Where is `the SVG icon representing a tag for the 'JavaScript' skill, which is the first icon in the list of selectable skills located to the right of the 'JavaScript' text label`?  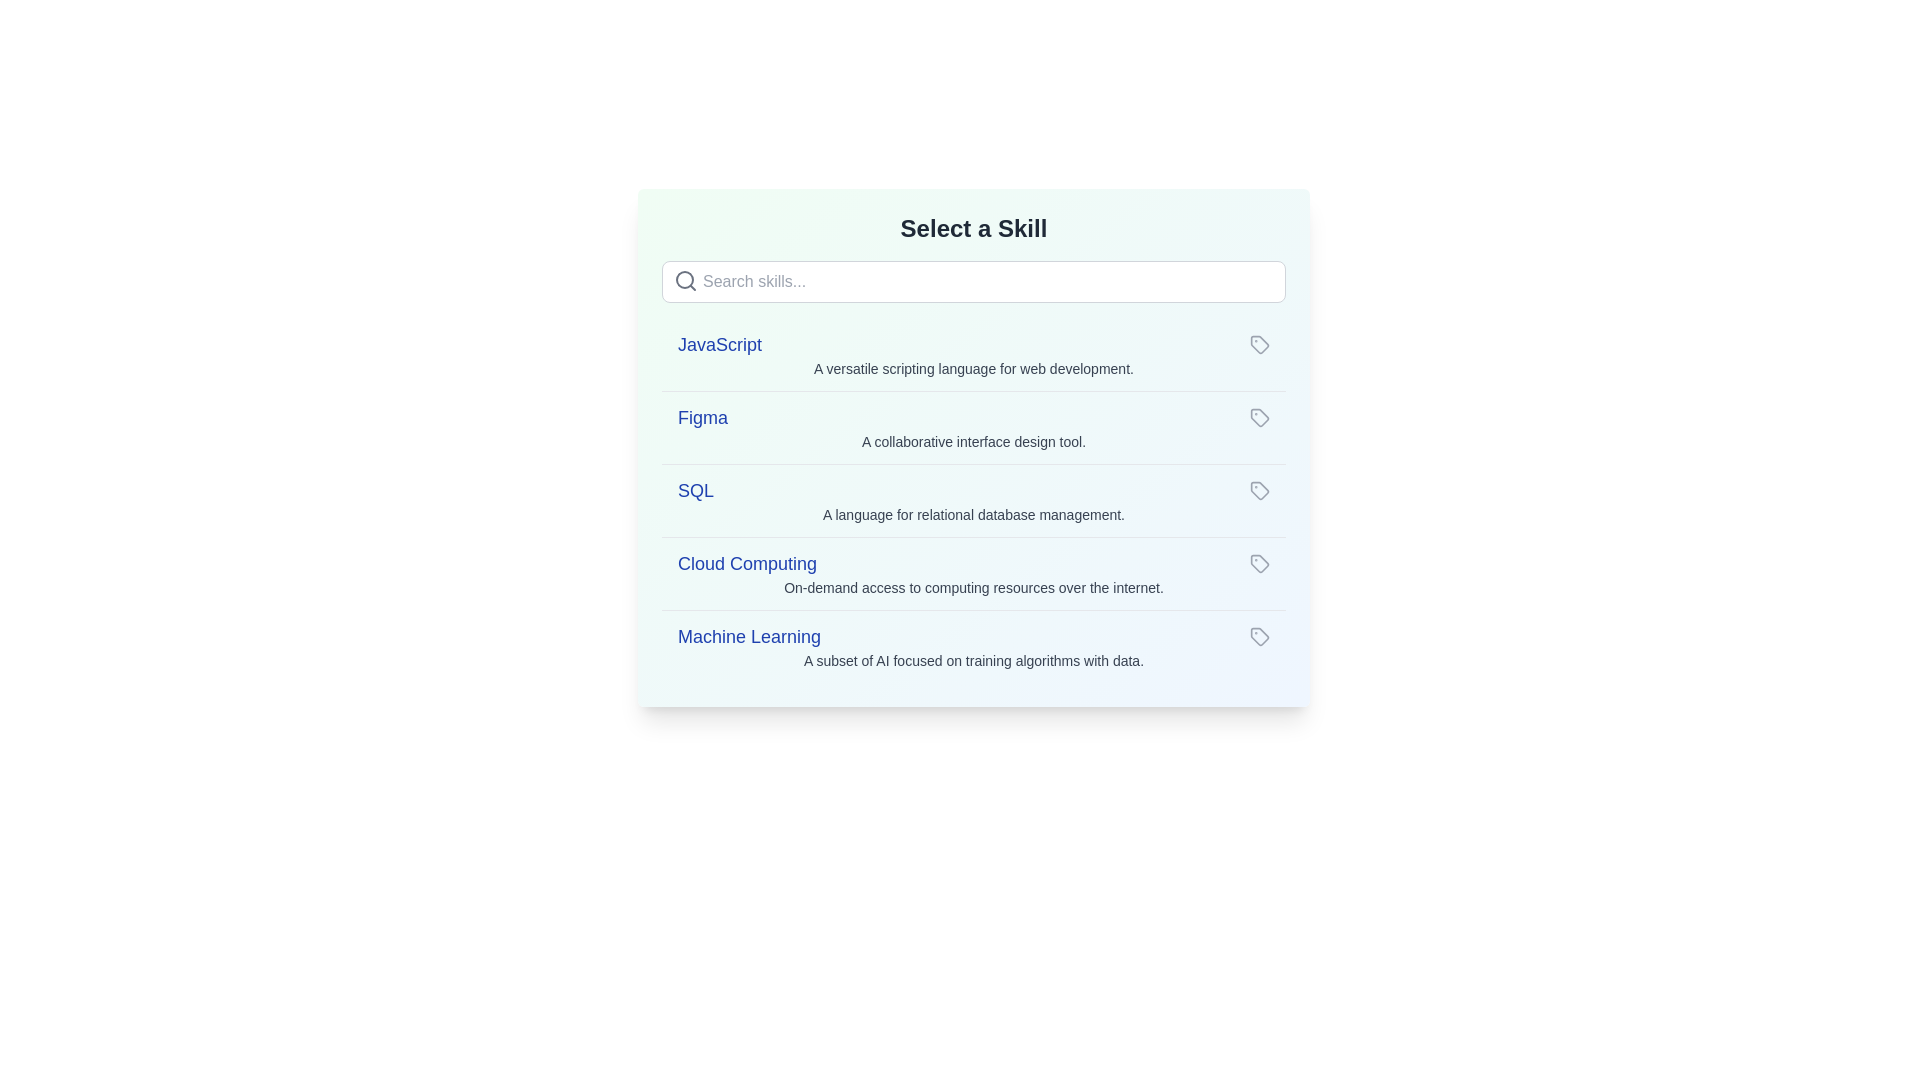 the SVG icon representing a tag for the 'JavaScript' skill, which is the first icon in the list of selectable skills located to the right of the 'JavaScript' text label is located at coordinates (1258, 343).